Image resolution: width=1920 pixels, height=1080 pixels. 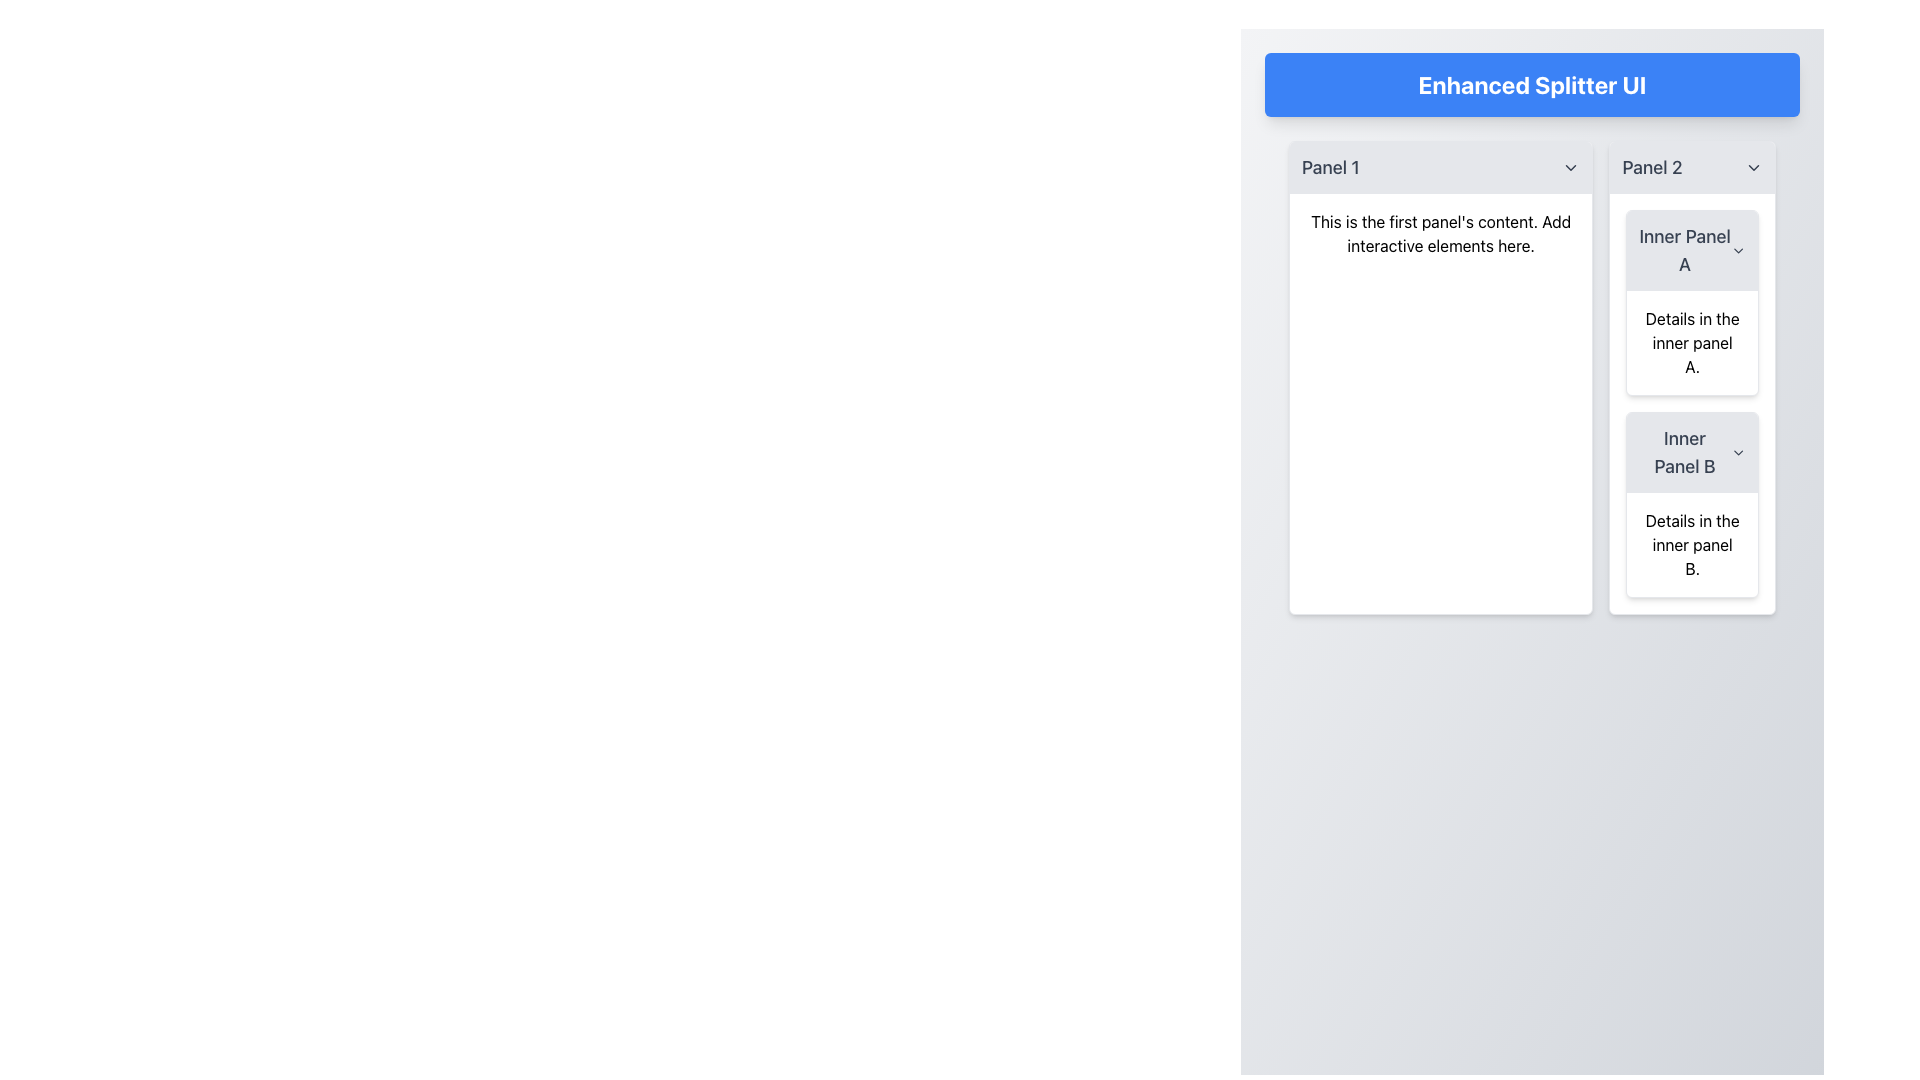 What do you see at coordinates (1570, 167) in the screenshot?
I see `the chevron icon in the header of 'Panel 1'` at bounding box center [1570, 167].